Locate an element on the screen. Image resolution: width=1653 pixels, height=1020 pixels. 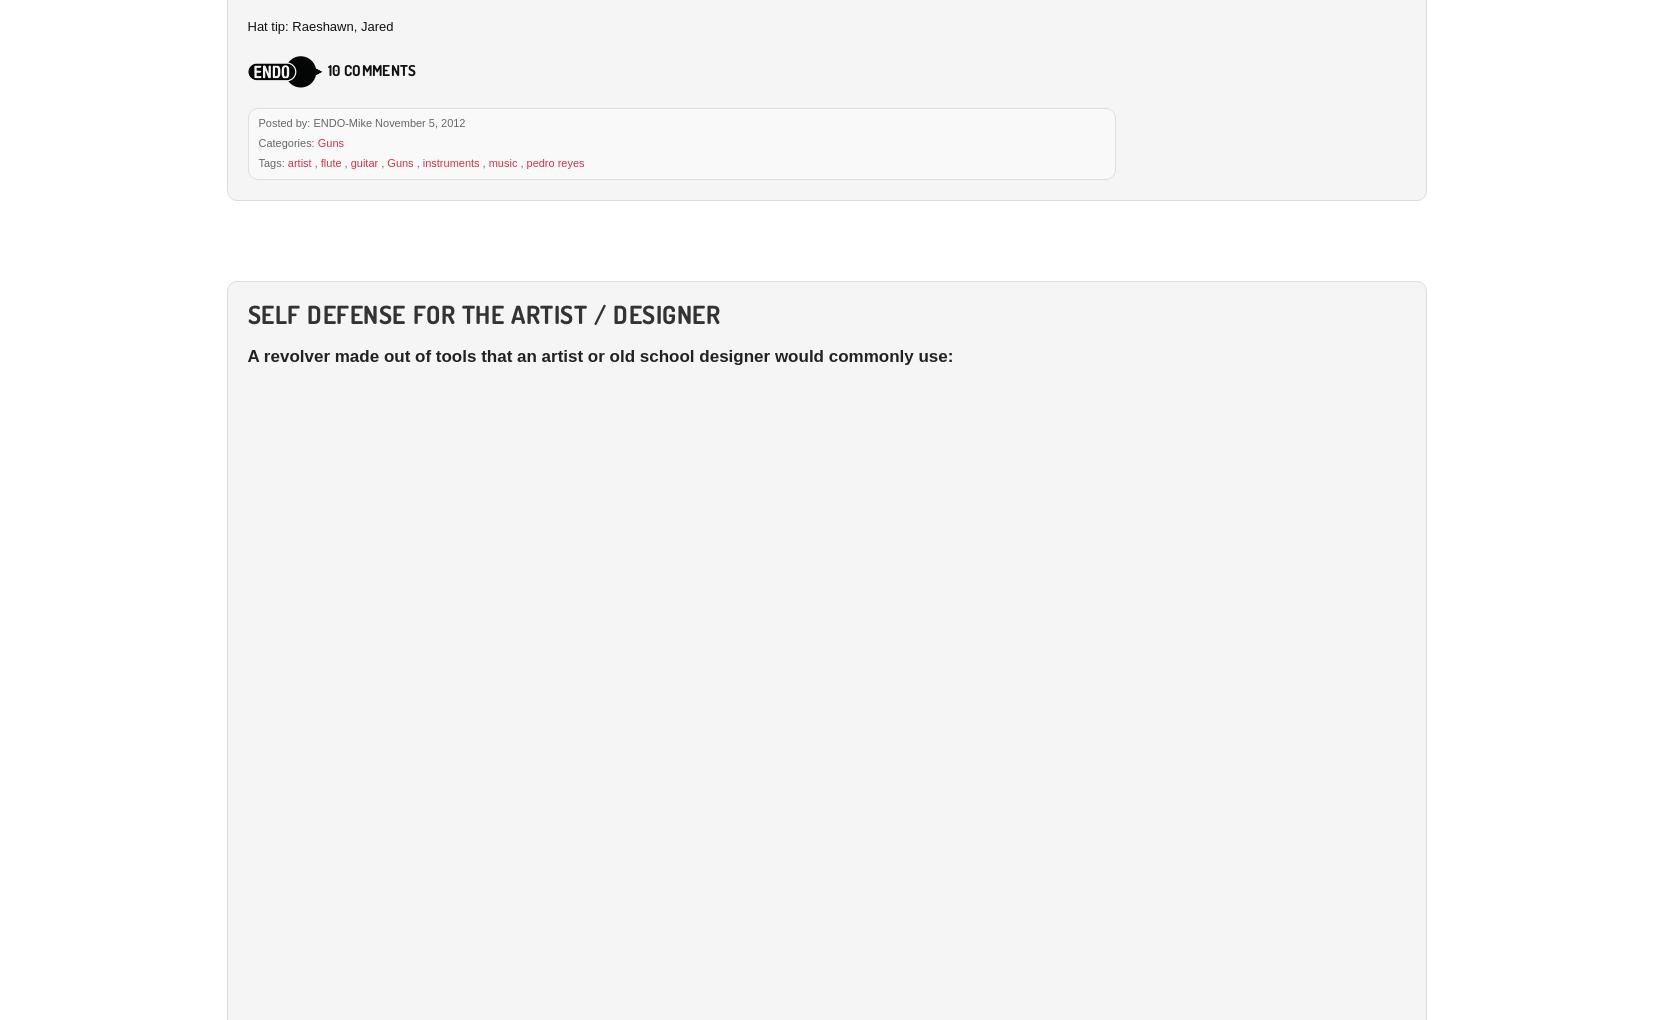
'guitar' is located at coordinates (362, 161).